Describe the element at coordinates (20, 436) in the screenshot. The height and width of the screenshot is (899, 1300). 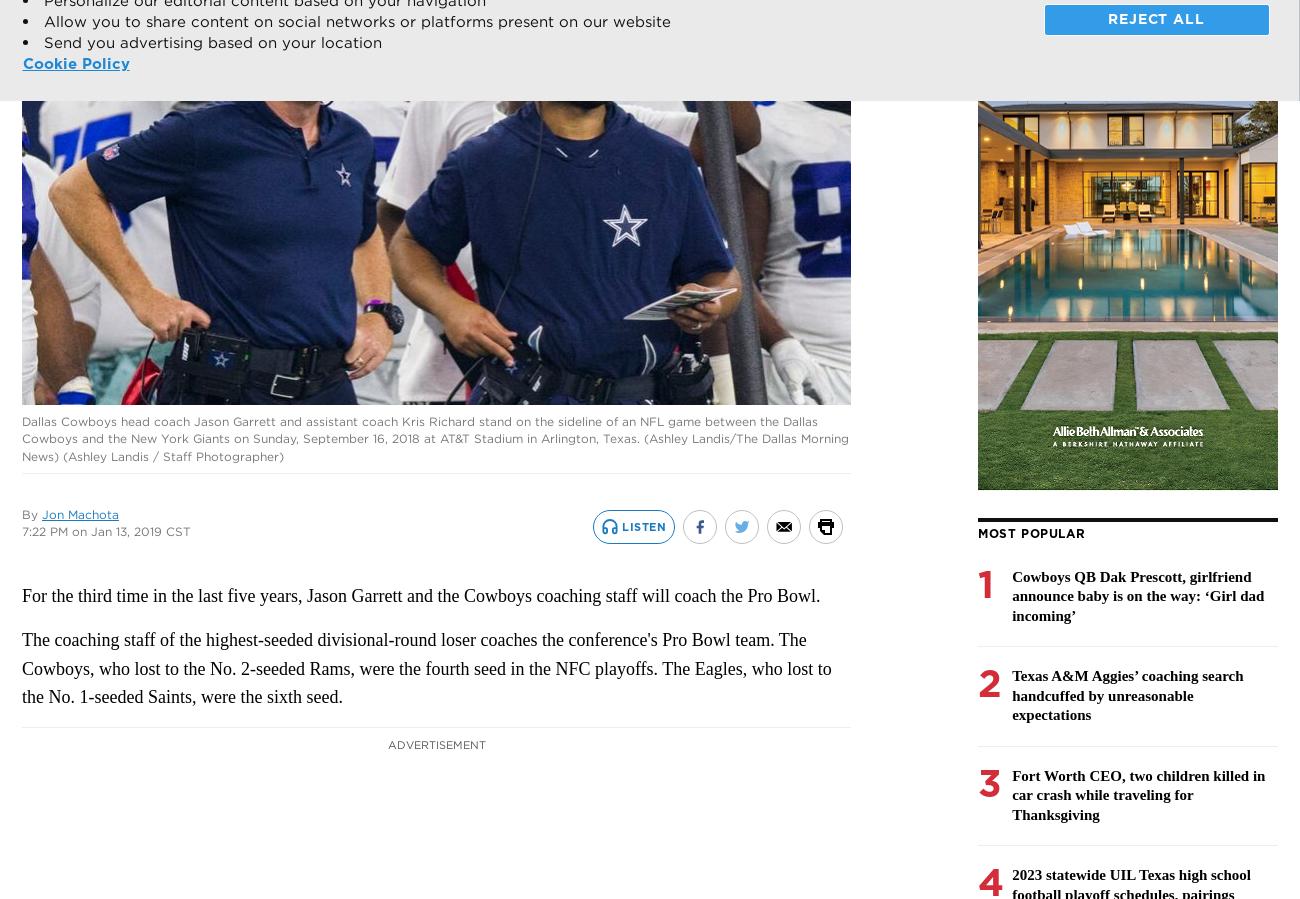
I see `'Dallas Cowboys head coach Jason Garrett and assistant coach Kris Richard stand on the sideline of an NFL game between the Dallas Cowboys and the New York Giants on Sunday, September 16, 2018 at AT&T Stadium in Arlington, Texas. (Ashley Landis/The Dallas Morning News)'` at that location.